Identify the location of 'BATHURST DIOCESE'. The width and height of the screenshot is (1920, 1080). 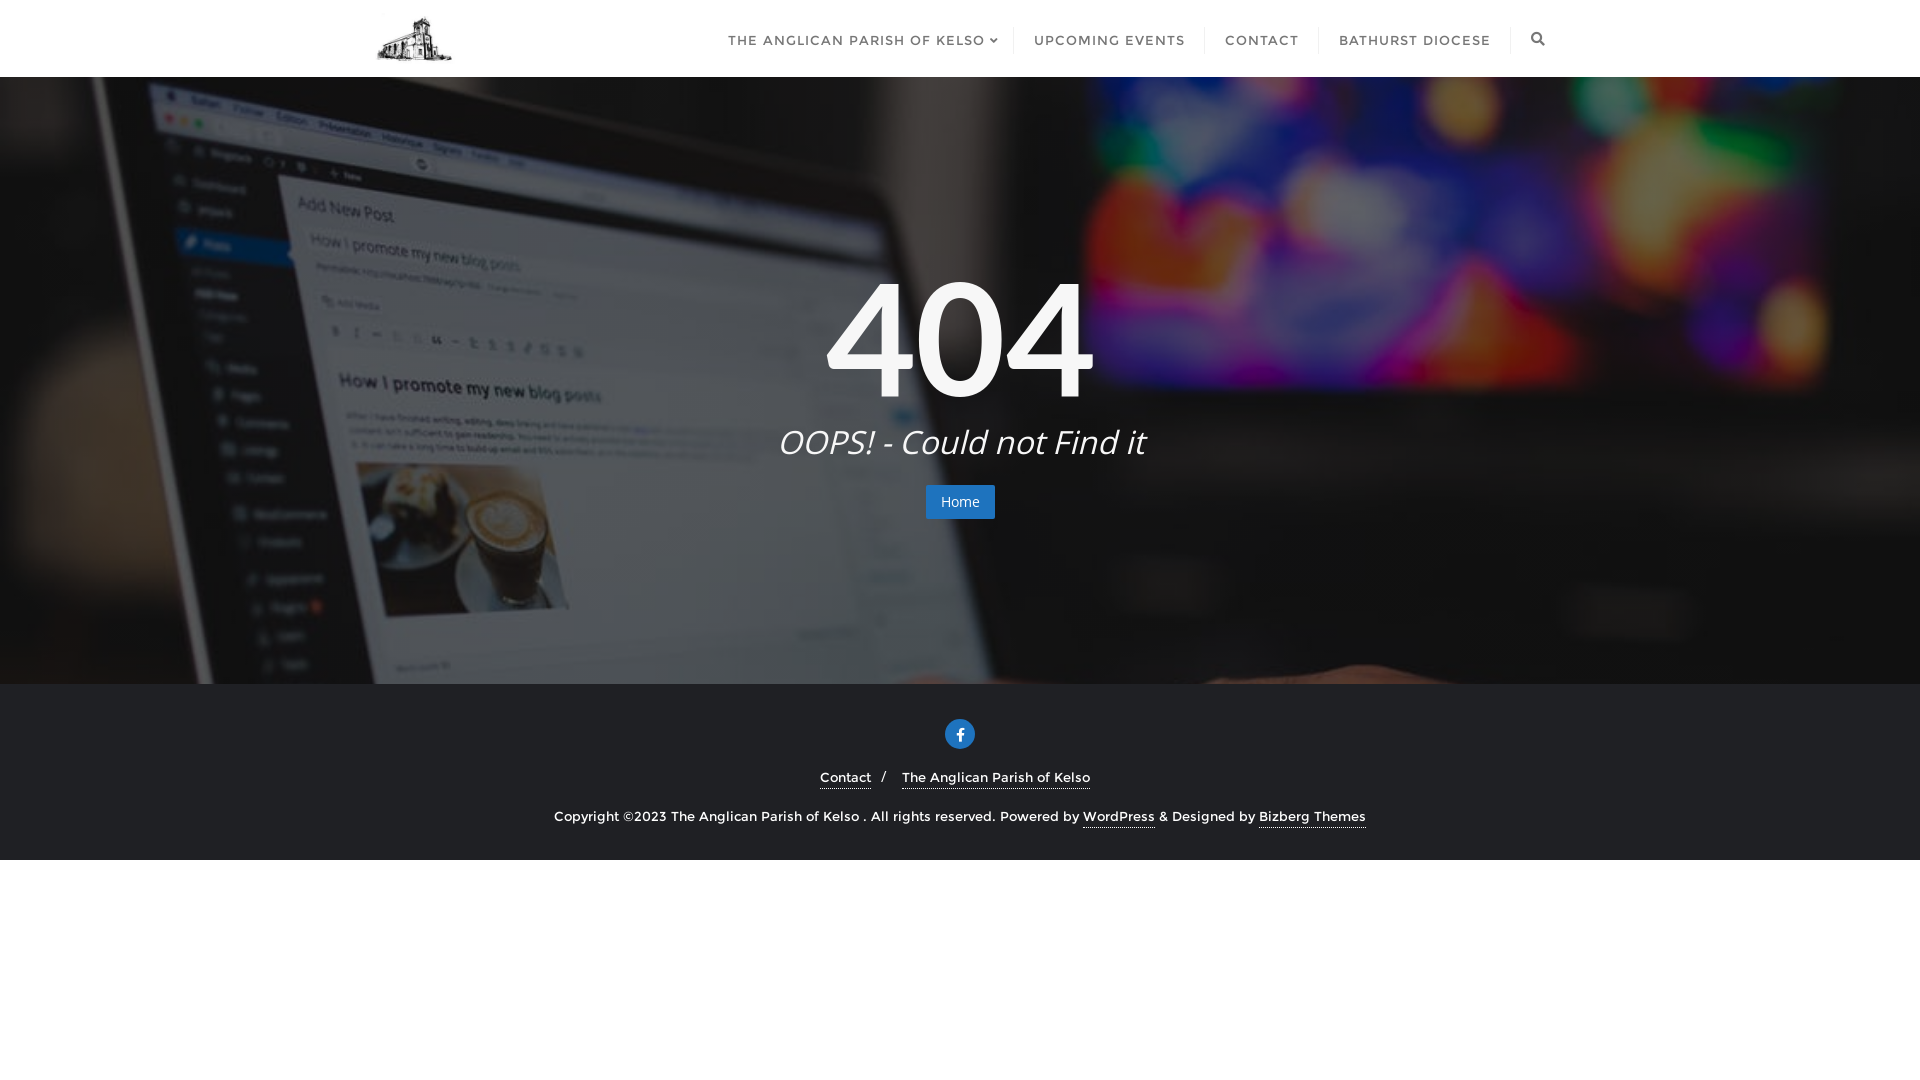
(1414, 38).